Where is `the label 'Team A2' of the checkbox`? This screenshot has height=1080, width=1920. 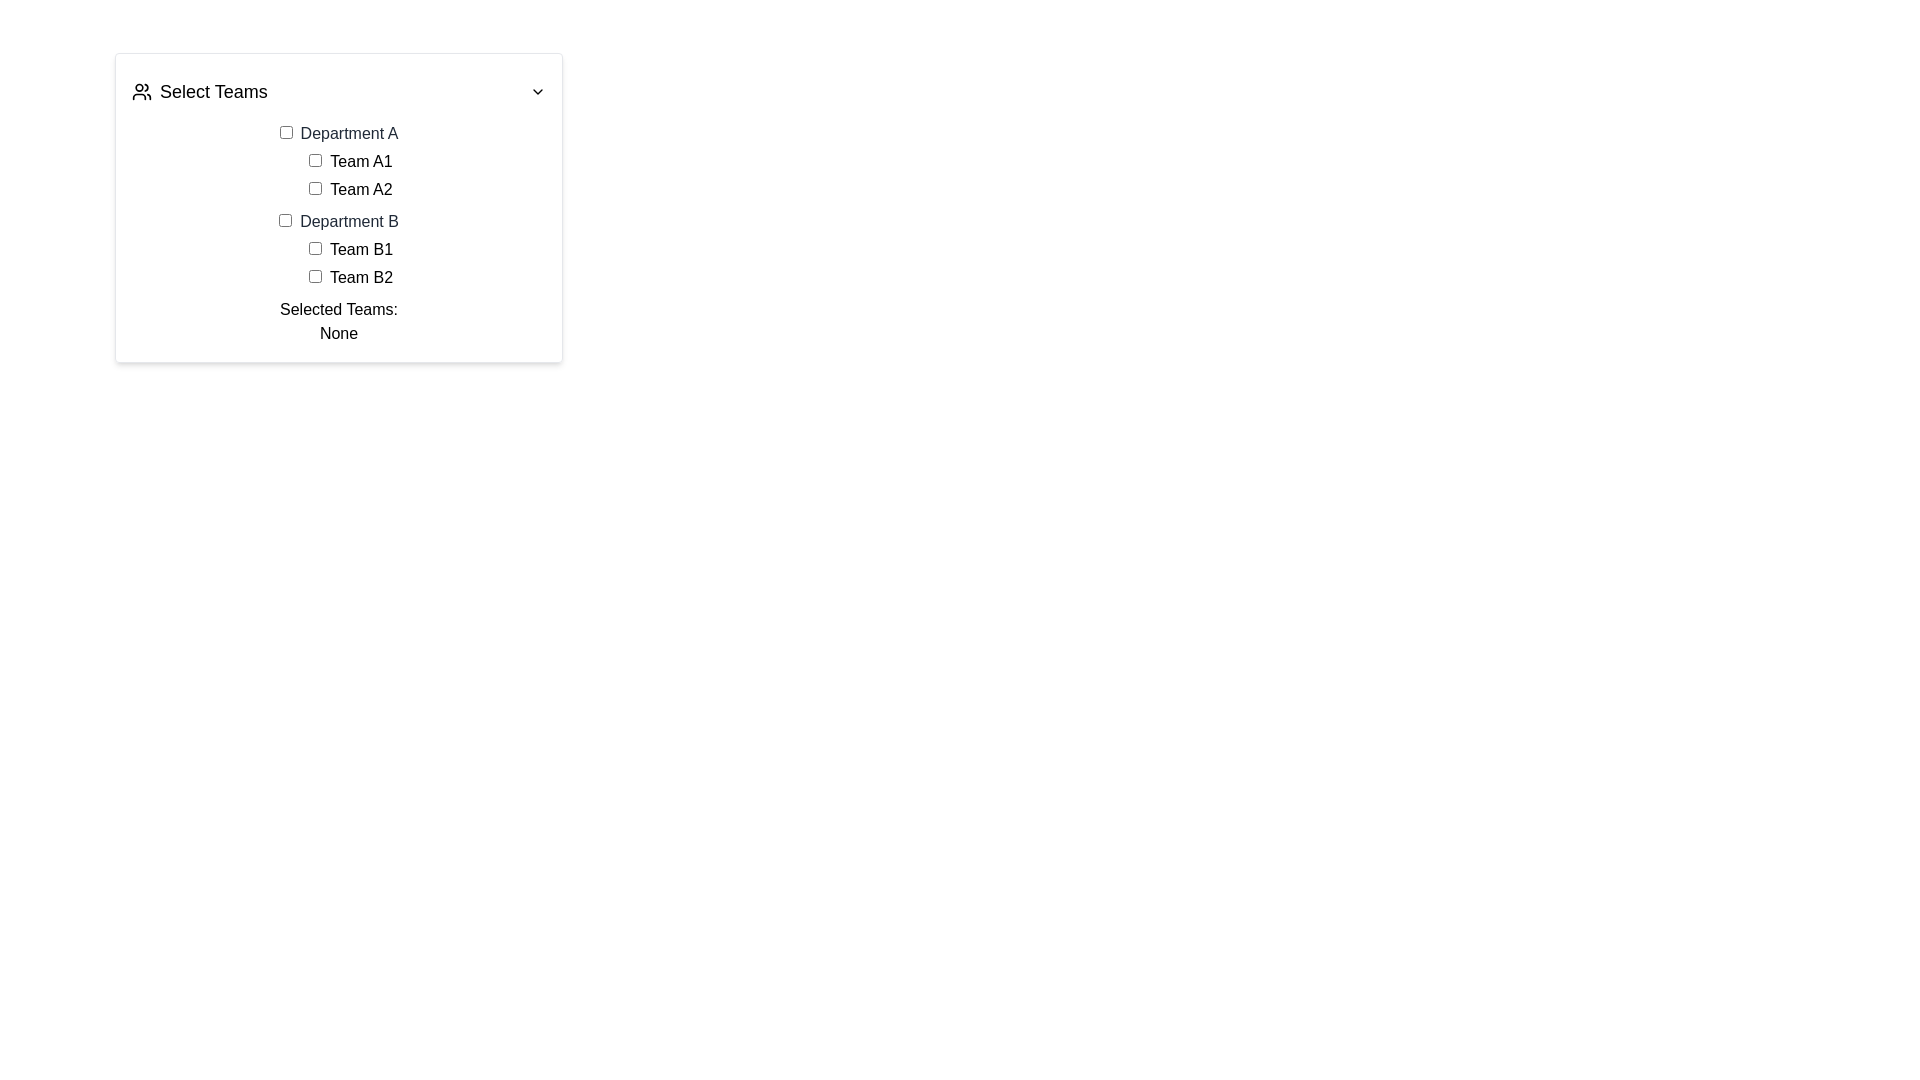
the label 'Team A2' of the checkbox is located at coordinates (350, 189).